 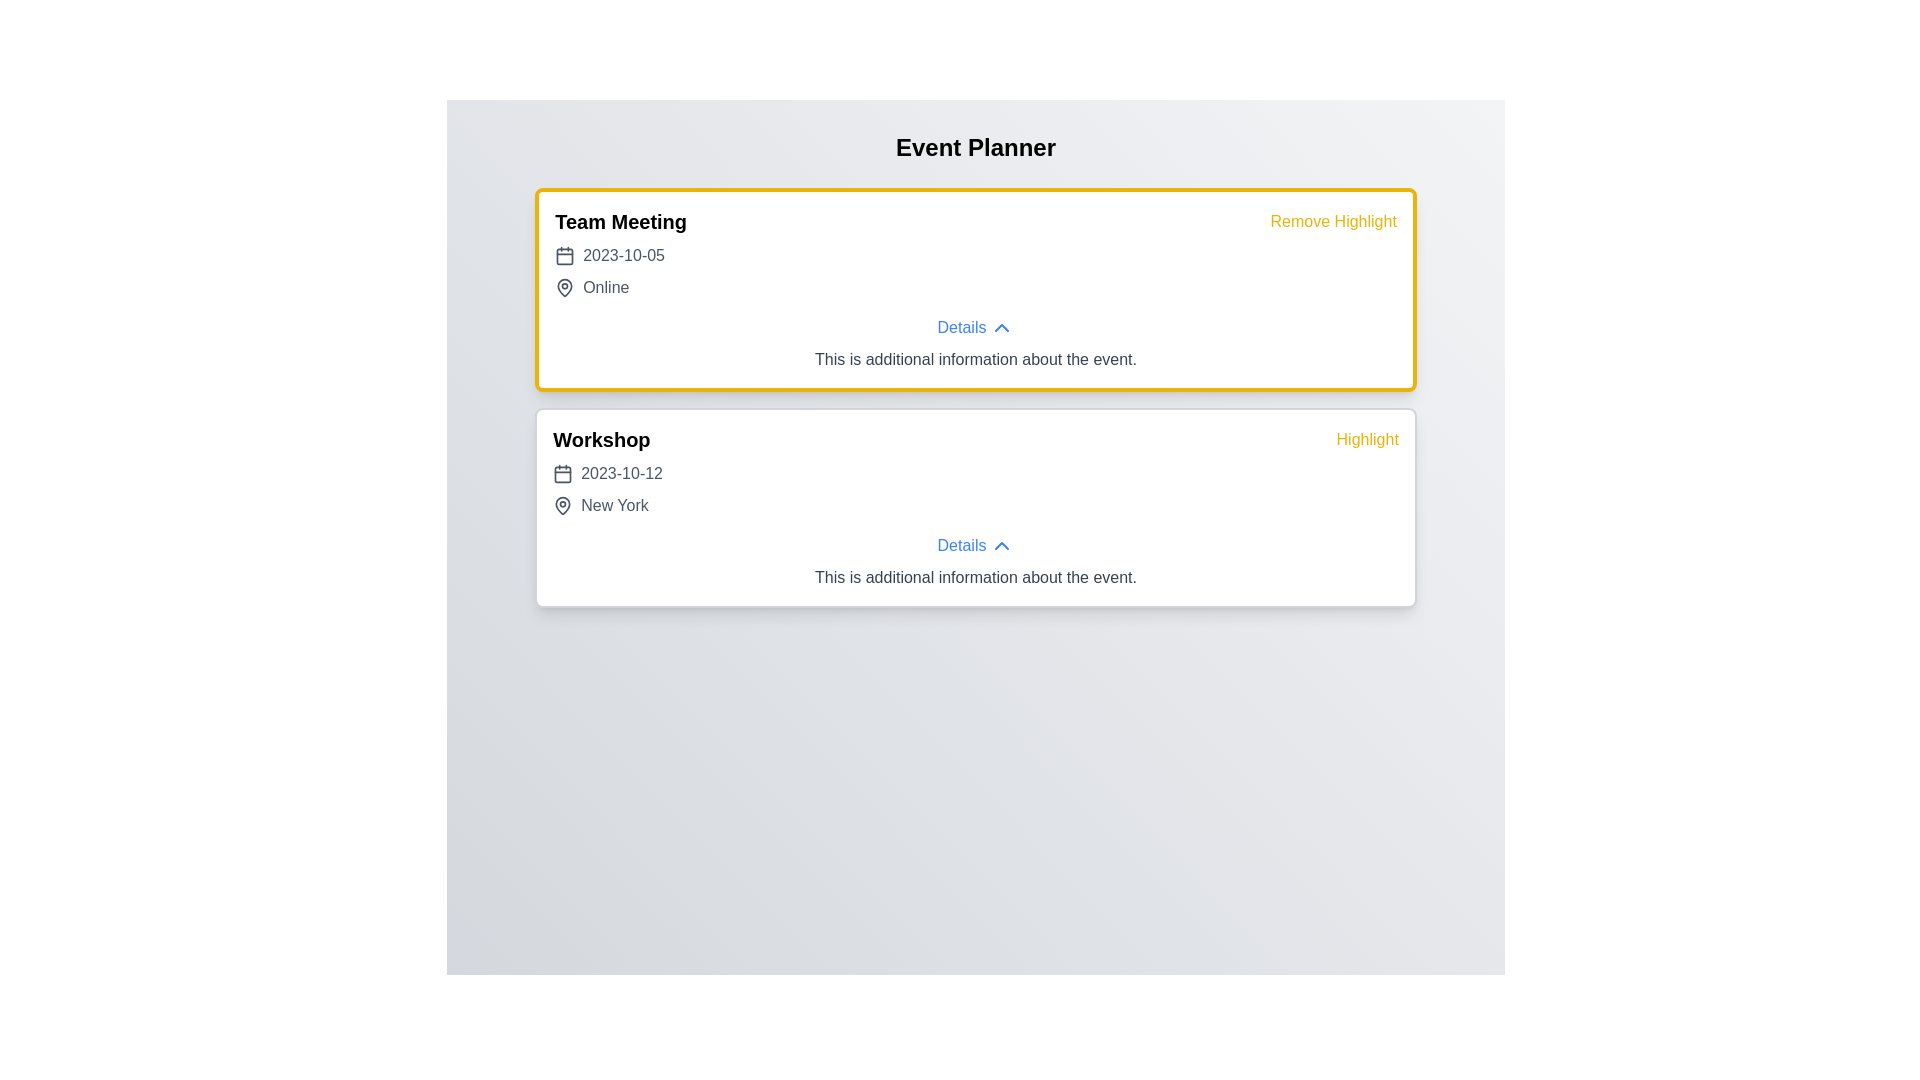 What do you see at coordinates (564, 288) in the screenshot?
I see `the gray map pin icon located to the left of the 'Online' text in the 'Team Meeting' section` at bounding box center [564, 288].